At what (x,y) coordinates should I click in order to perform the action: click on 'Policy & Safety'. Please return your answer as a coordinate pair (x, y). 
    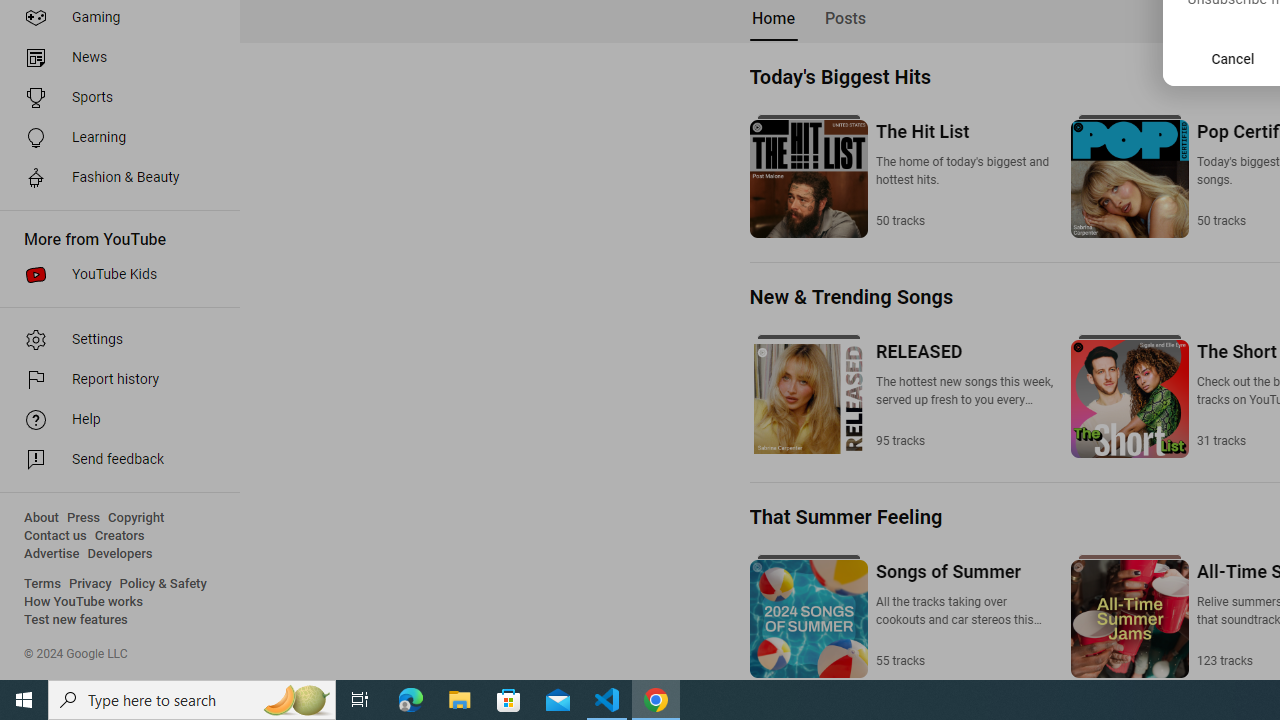
    Looking at the image, I should click on (163, 584).